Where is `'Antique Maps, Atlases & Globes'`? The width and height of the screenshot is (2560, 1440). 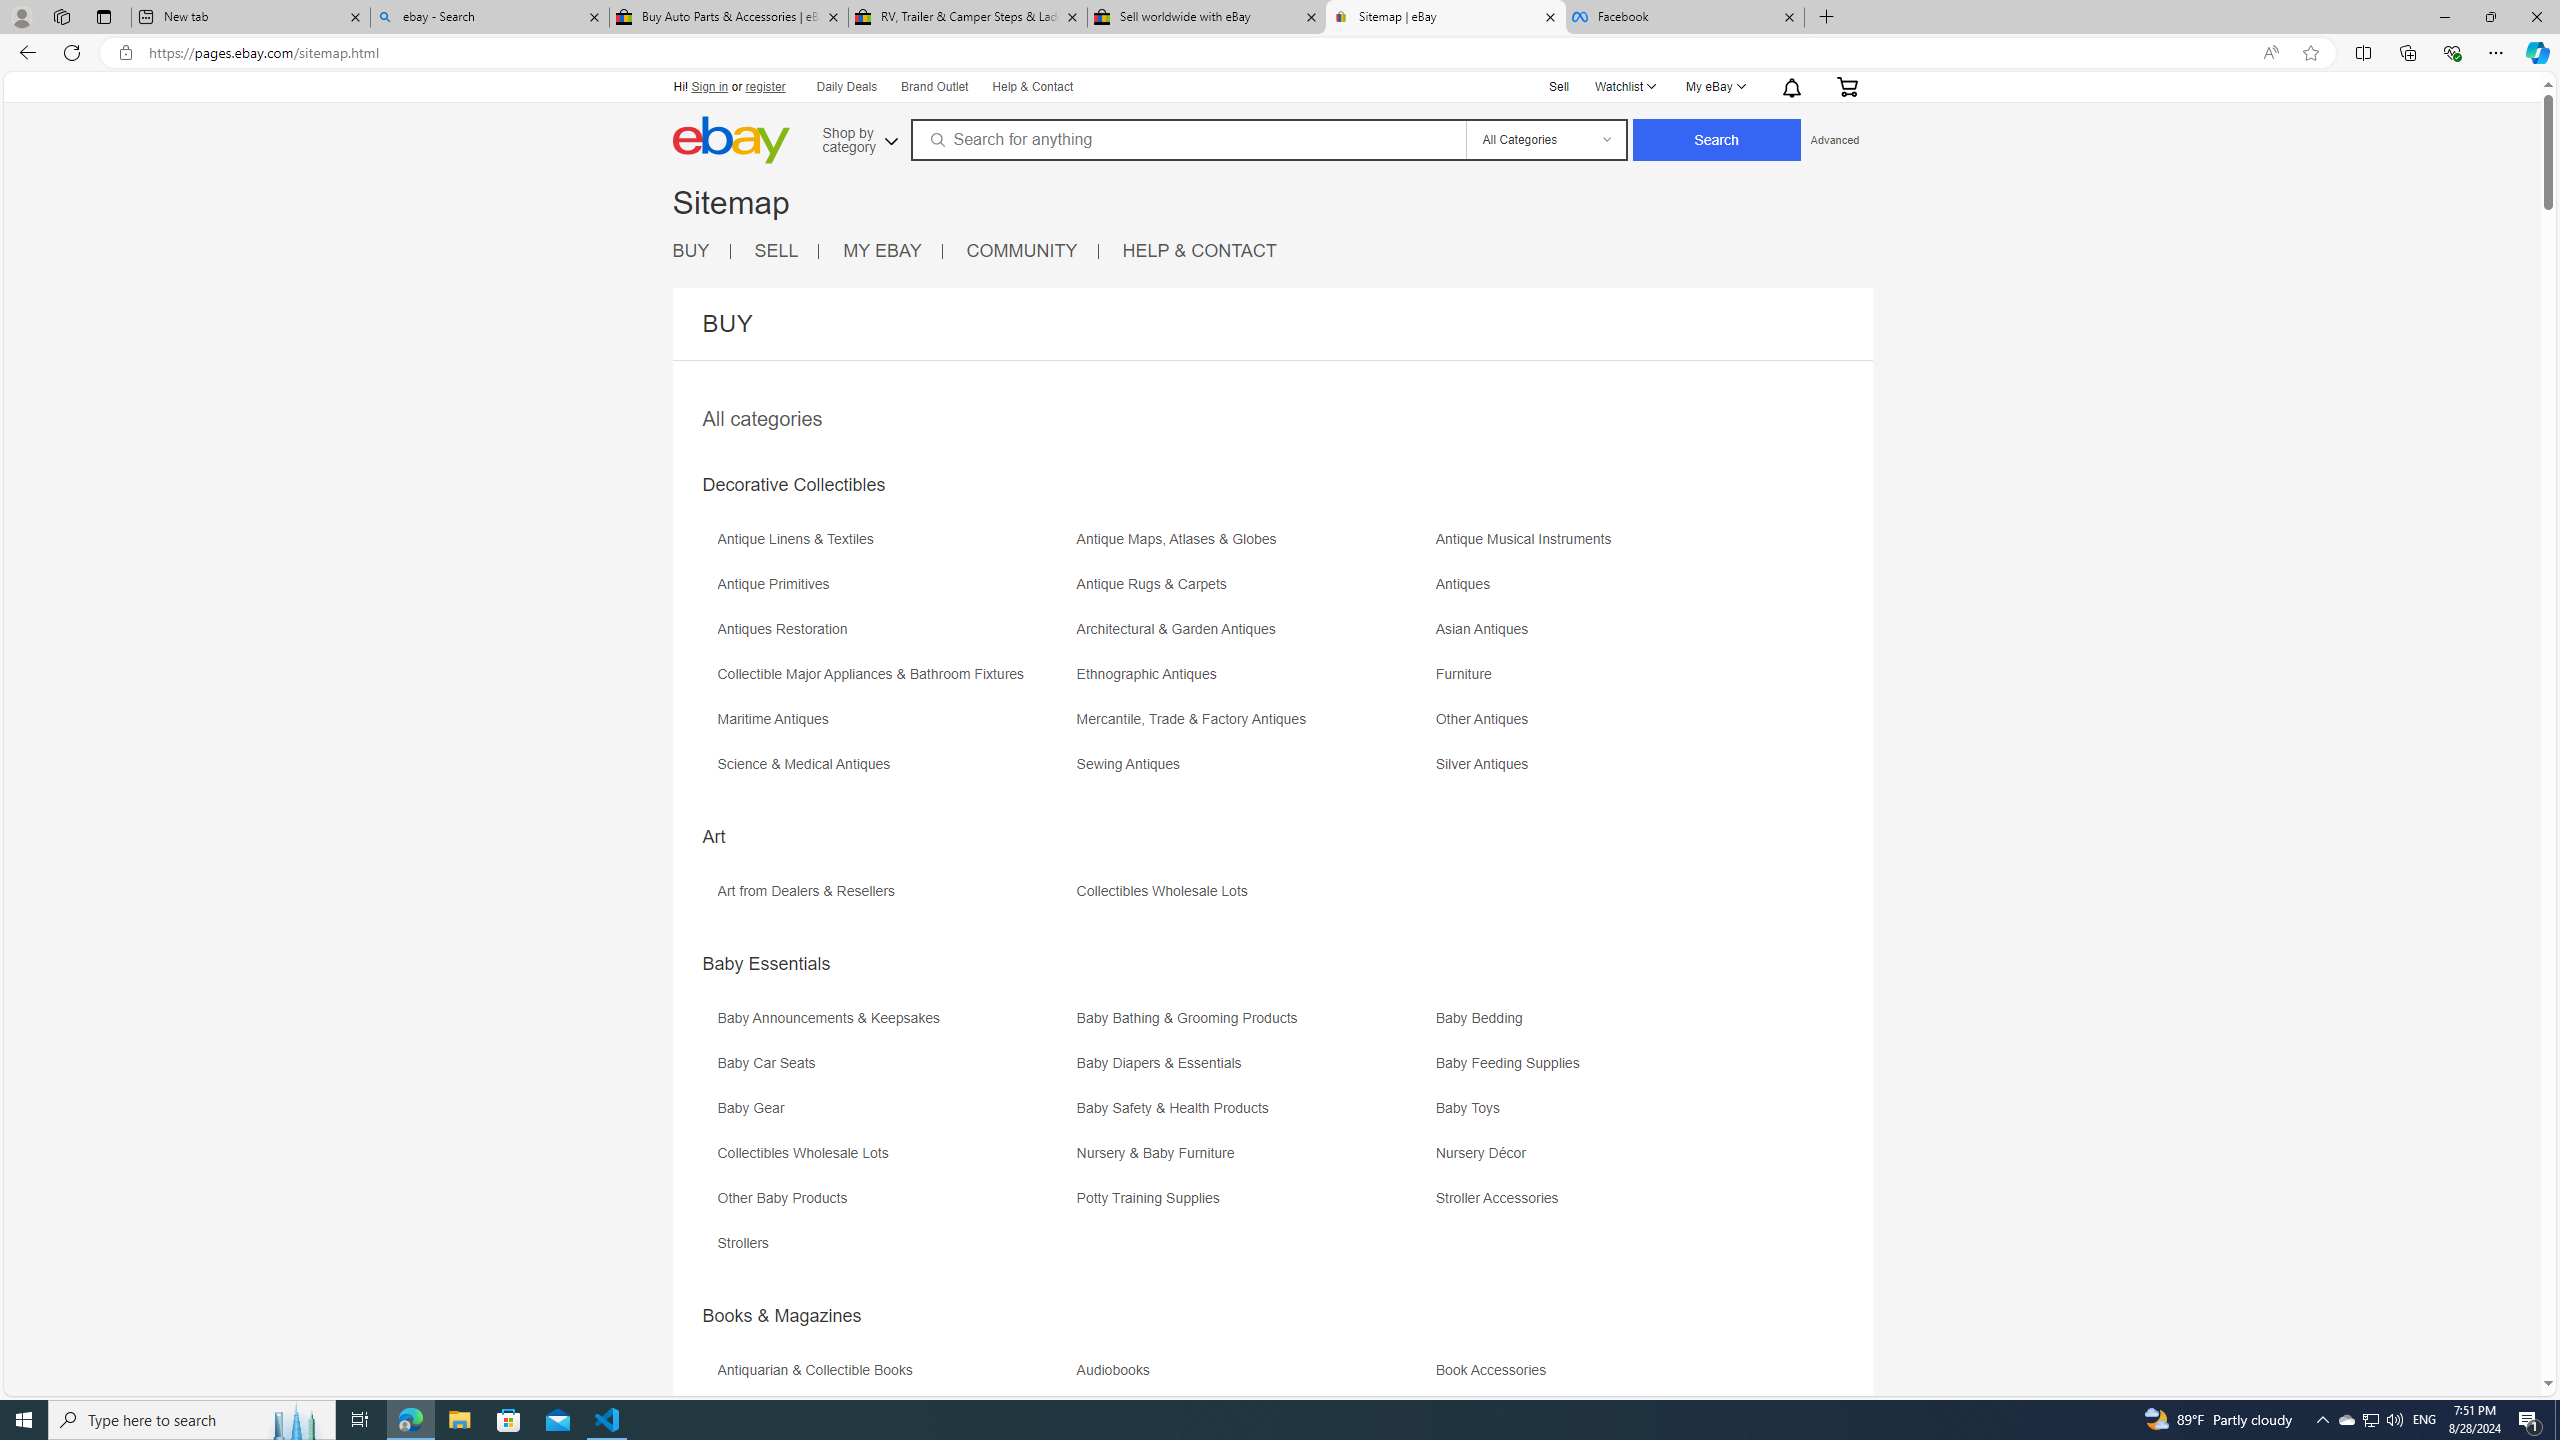
'Antique Maps, Atlases & Globes' is located at coordinates (1181, 539).